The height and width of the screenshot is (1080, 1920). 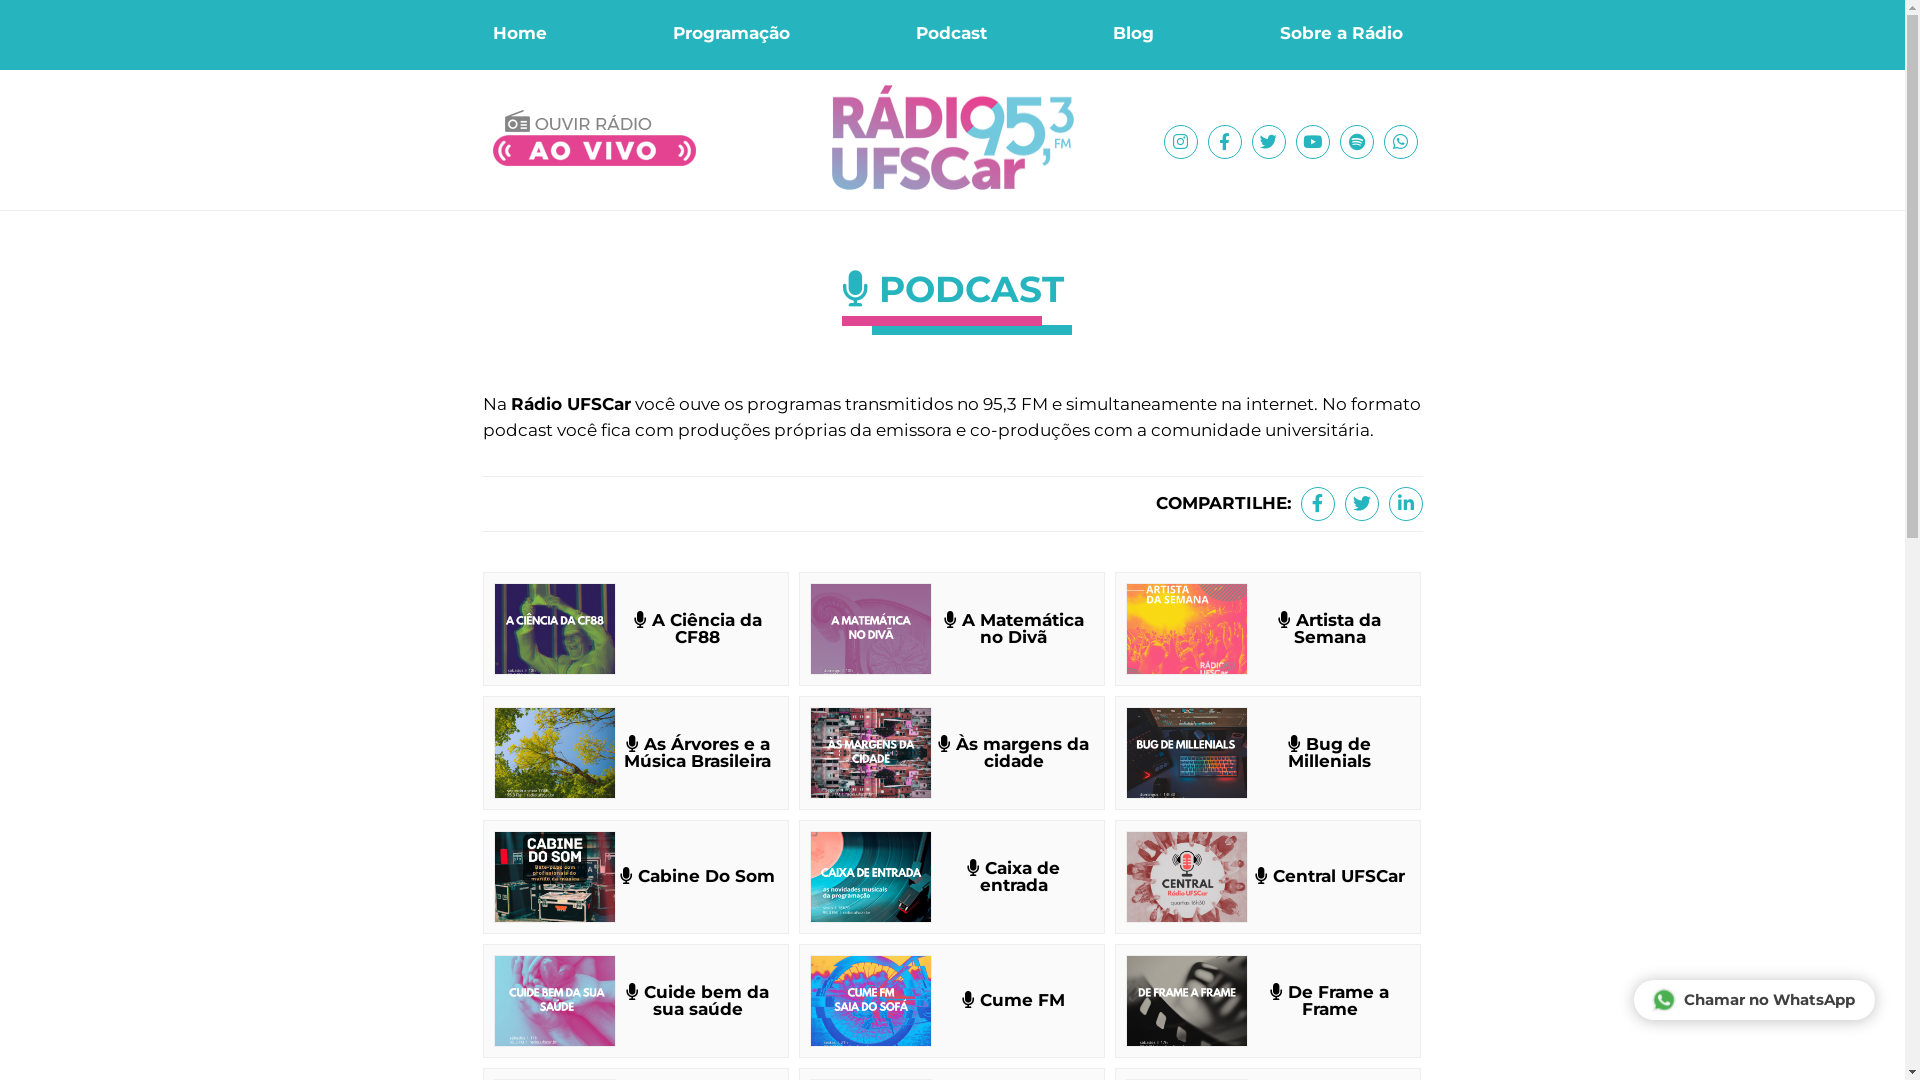 I want to click on 'Central UFSCar', so click(x=1266, y=875).